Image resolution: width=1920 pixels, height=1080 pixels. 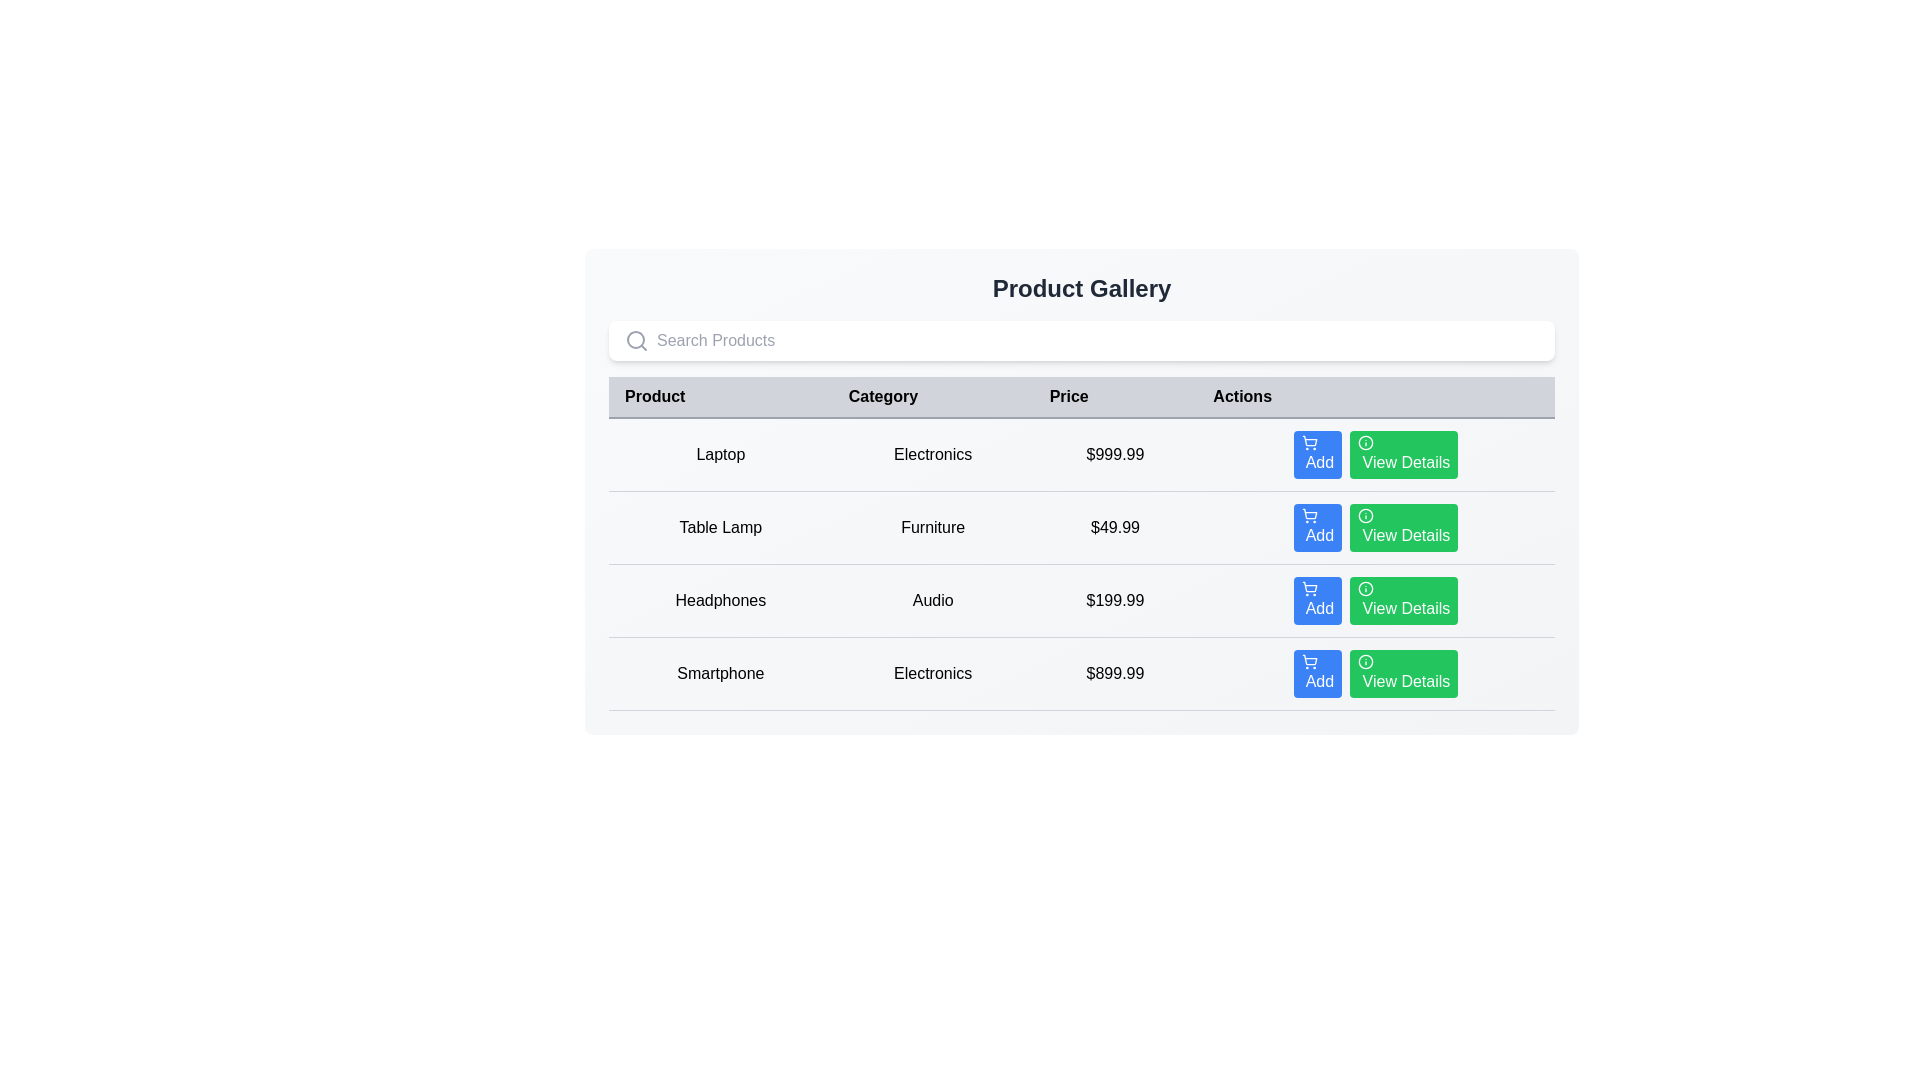 I want to click on the button in the last row of the table under the 'Actions' column, so click(x=1375, y=674).